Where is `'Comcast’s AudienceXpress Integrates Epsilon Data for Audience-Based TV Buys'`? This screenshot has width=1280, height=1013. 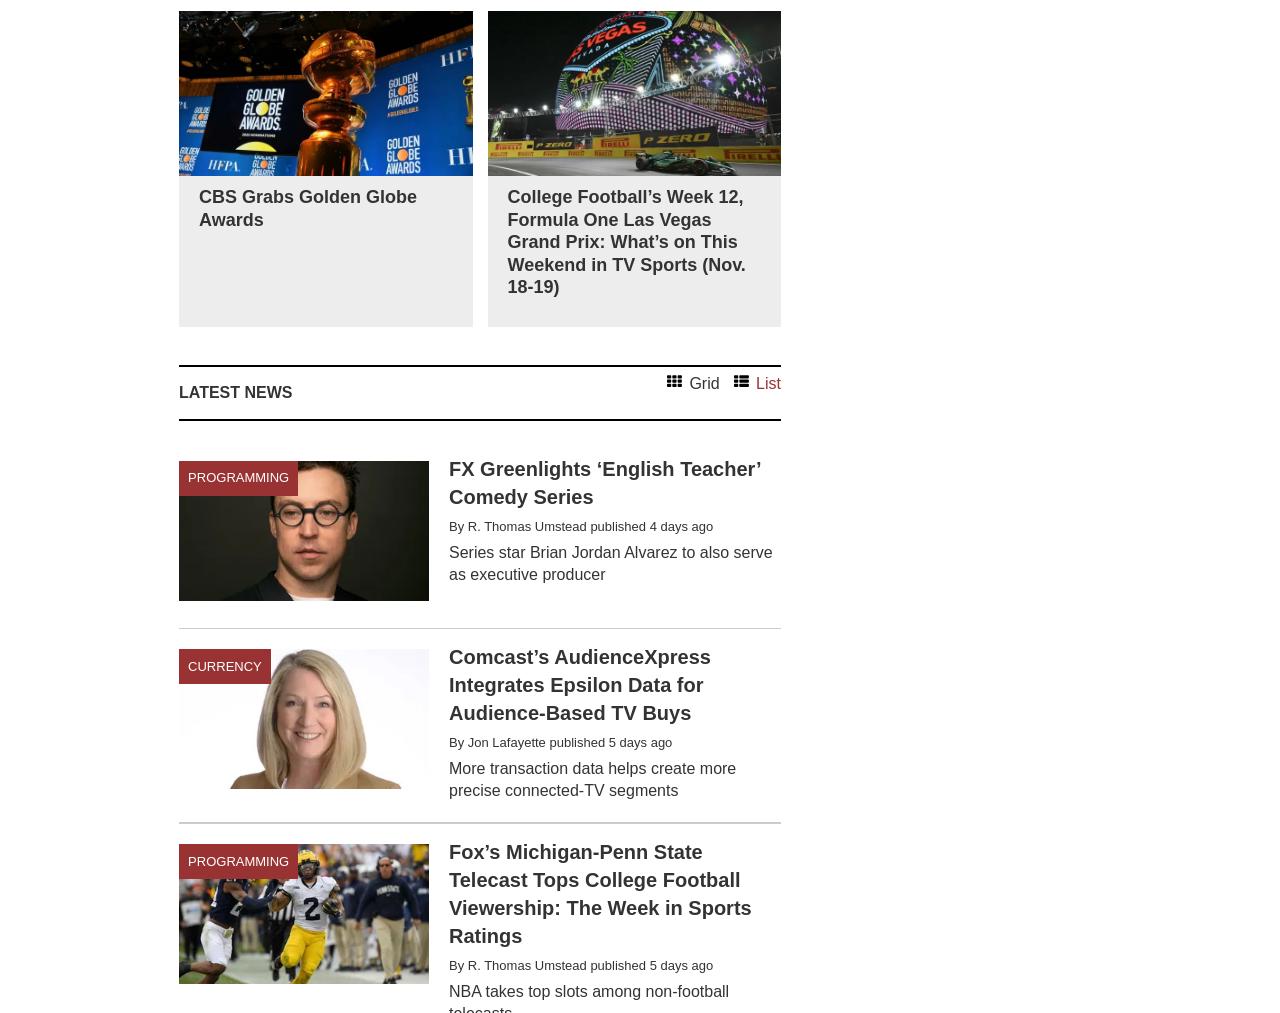
'Comcast’s AudienceXpress Integrates Epsilon Data for Audience-Based TV Buys' is located at coordinates (578, 683).